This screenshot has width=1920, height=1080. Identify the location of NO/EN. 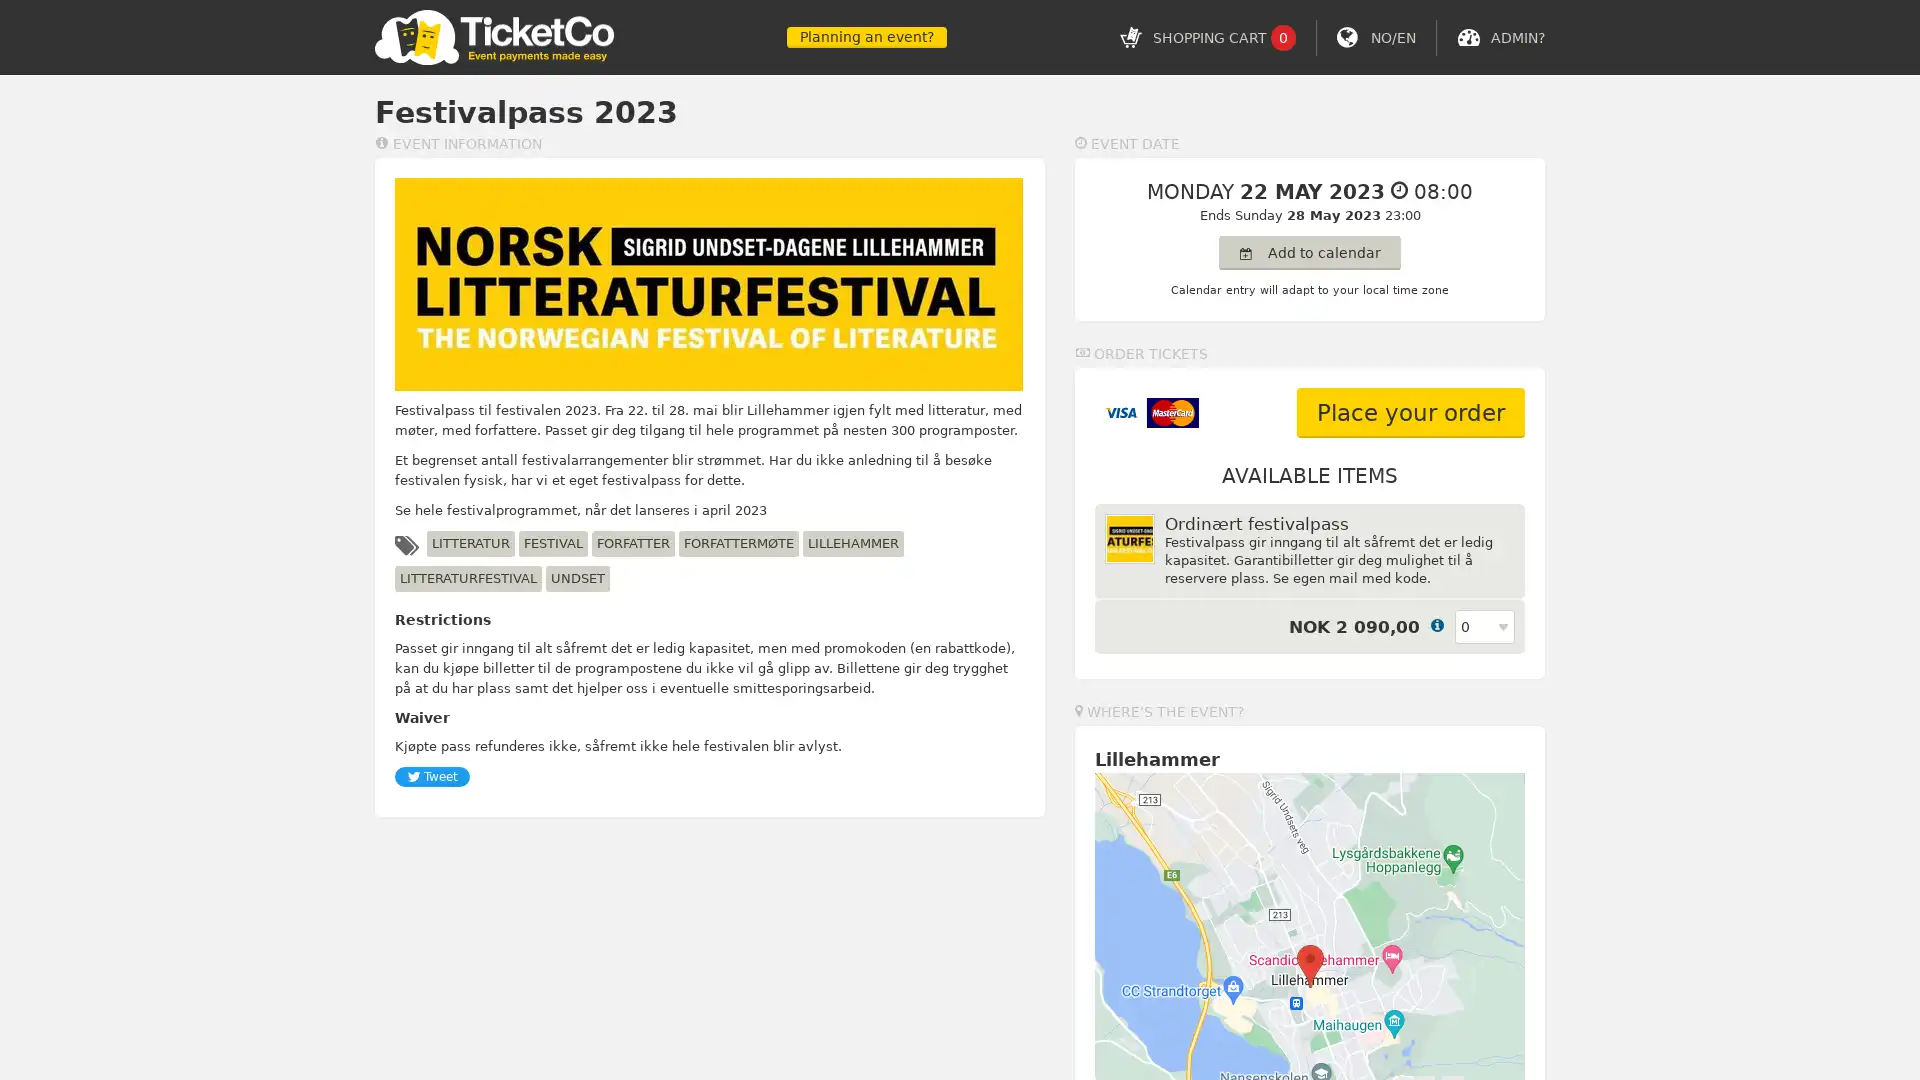
(1392, 37).